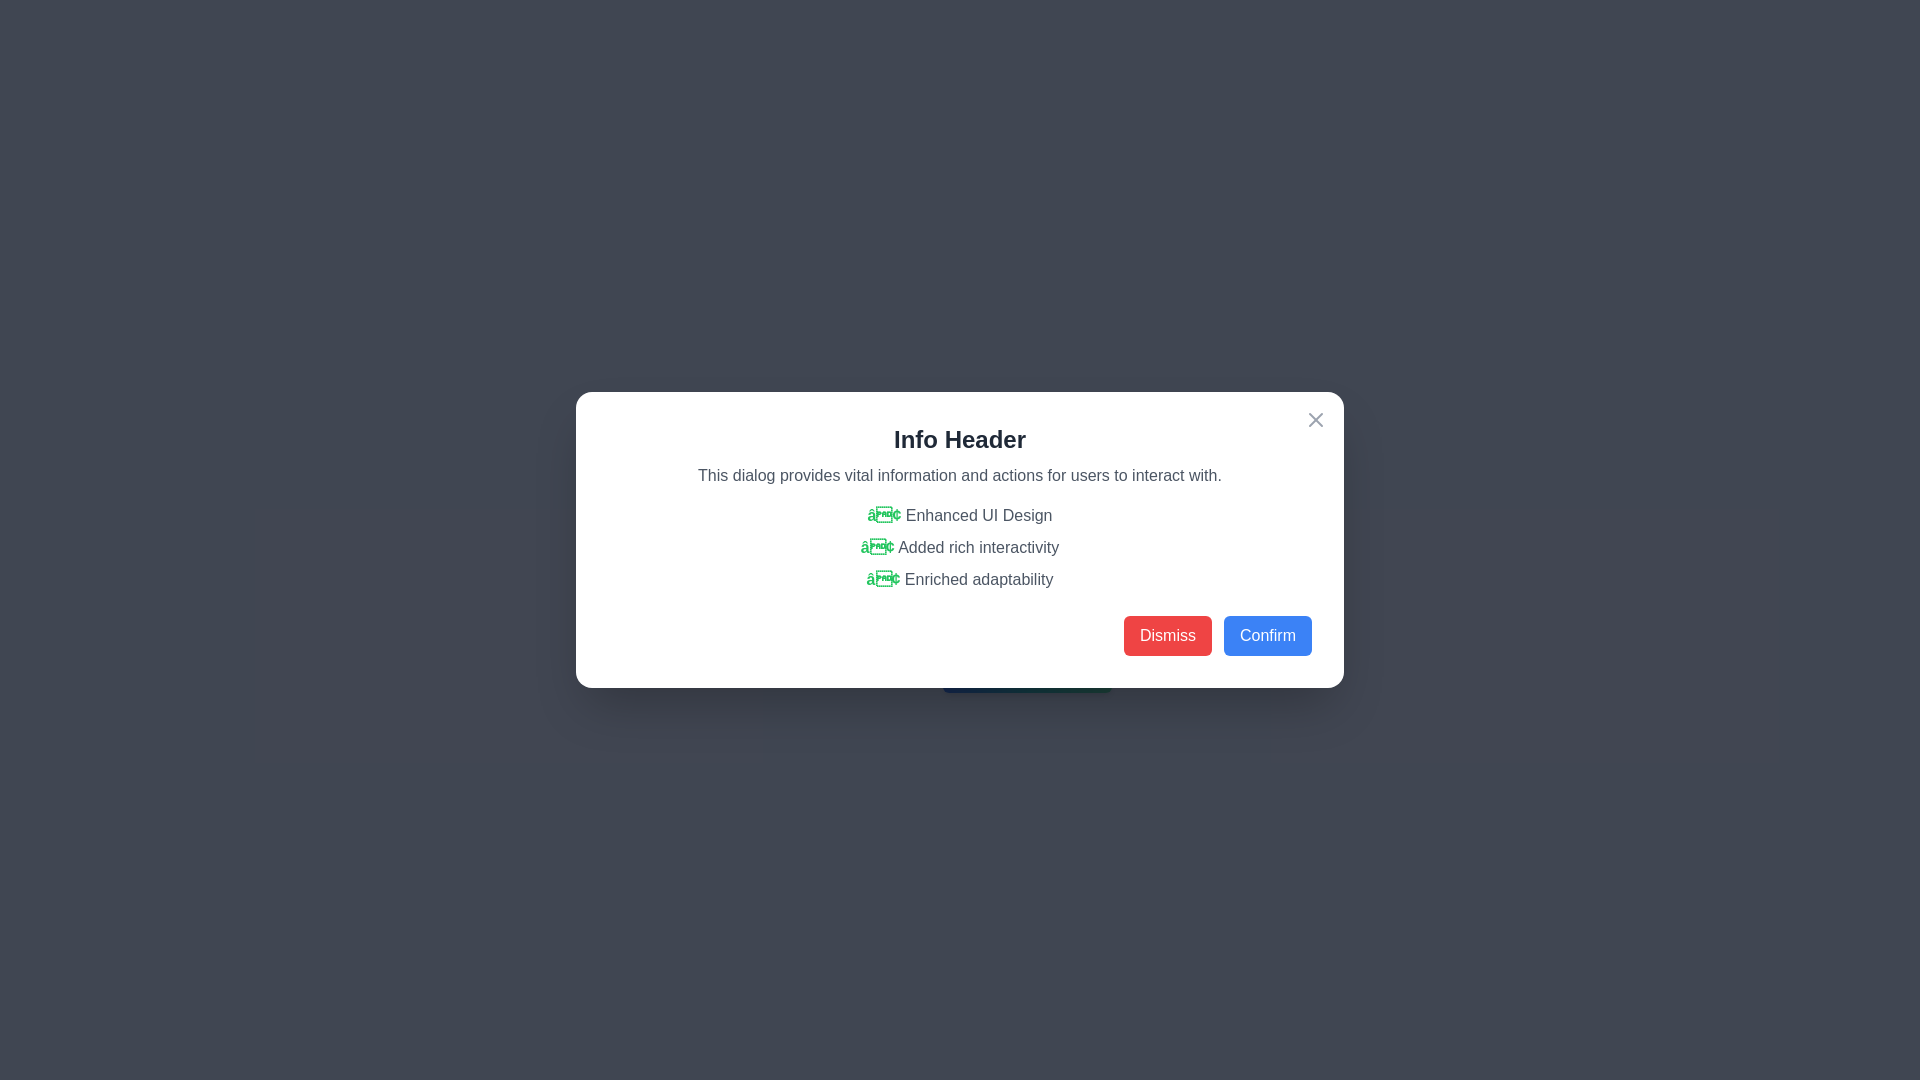  What do you see at coordinates (882, 579) in the screenshot?
I see `the bullet point icon that serves as the third bullet point in the list displayed in the middle of the modal dialog` at bounding box center [882, 579].